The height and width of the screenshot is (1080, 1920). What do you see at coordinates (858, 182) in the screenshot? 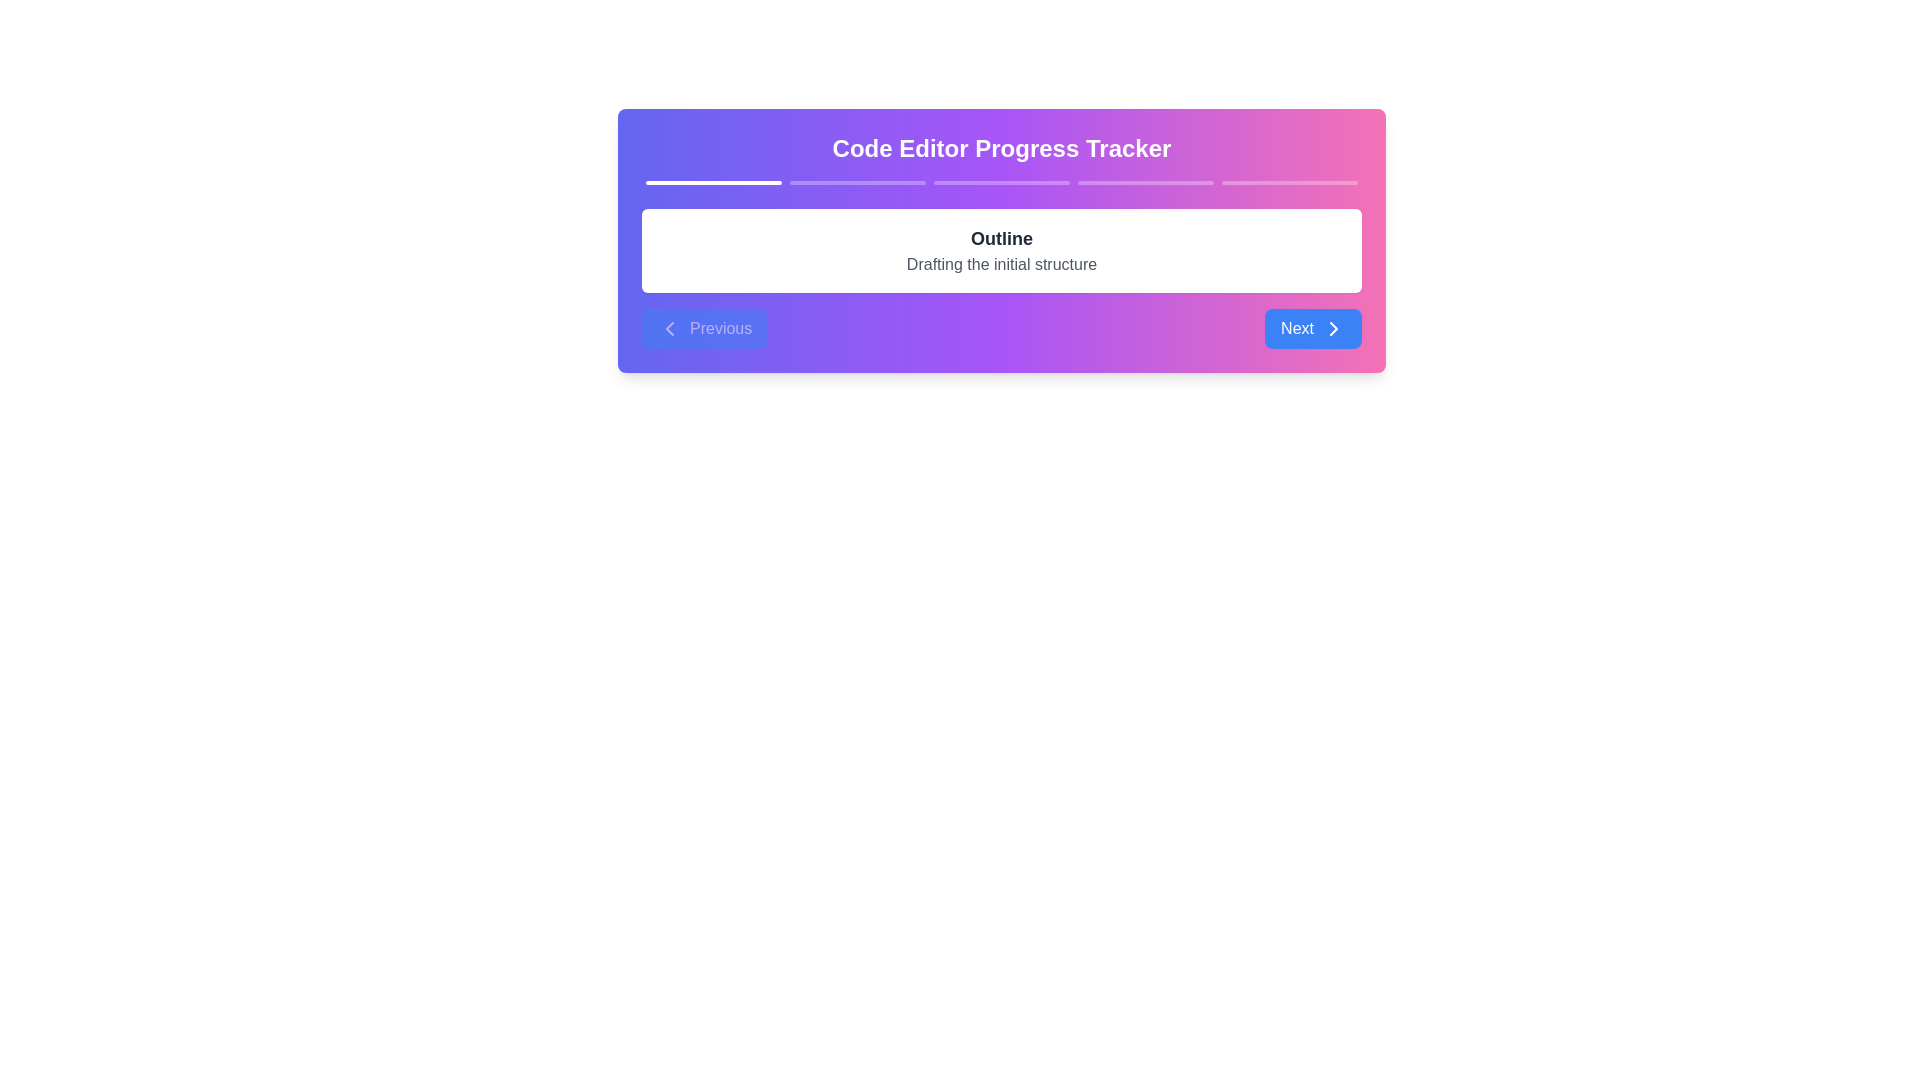
I see `the second segment of the progress indicator, which is part of a five-bar horizontal layout, to visually indicate the progress of the second step in a sequential task flow` at bounding box center [858, 182].